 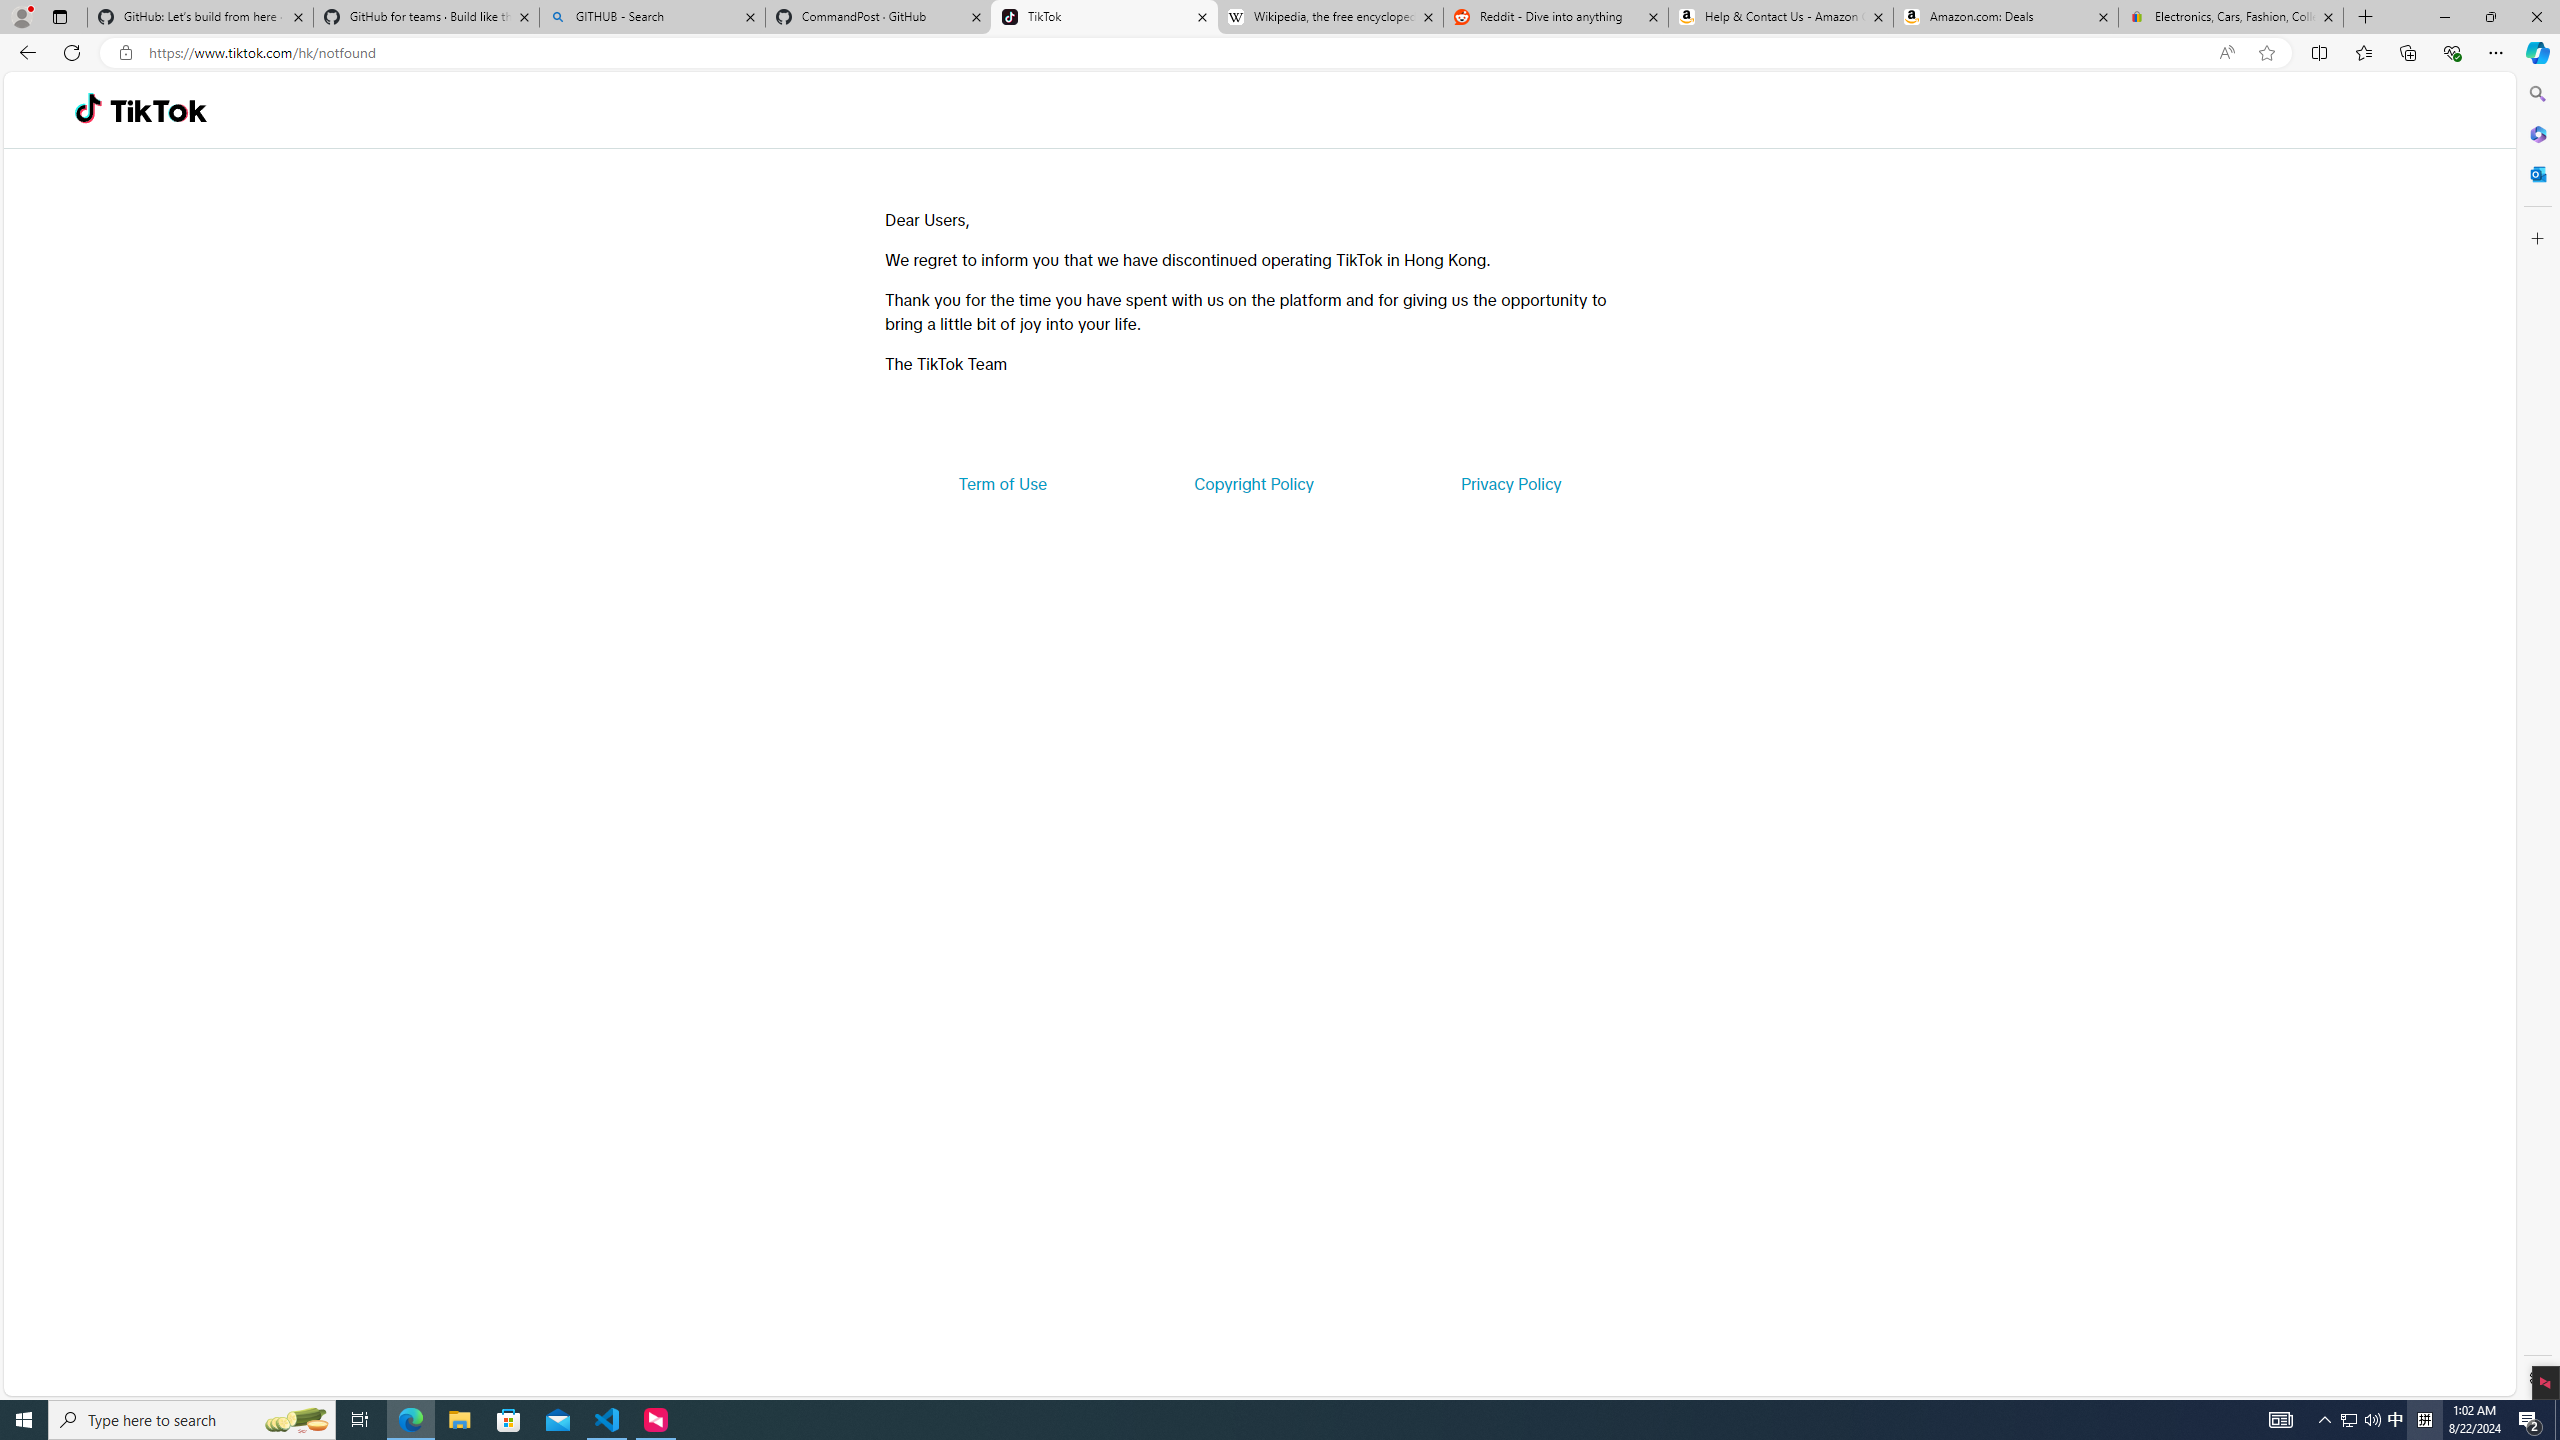 What do you see at coordinates (1509, 482) in the screenshot?
I see `'Privacy Policy'` at bounding box center [1509, 482].